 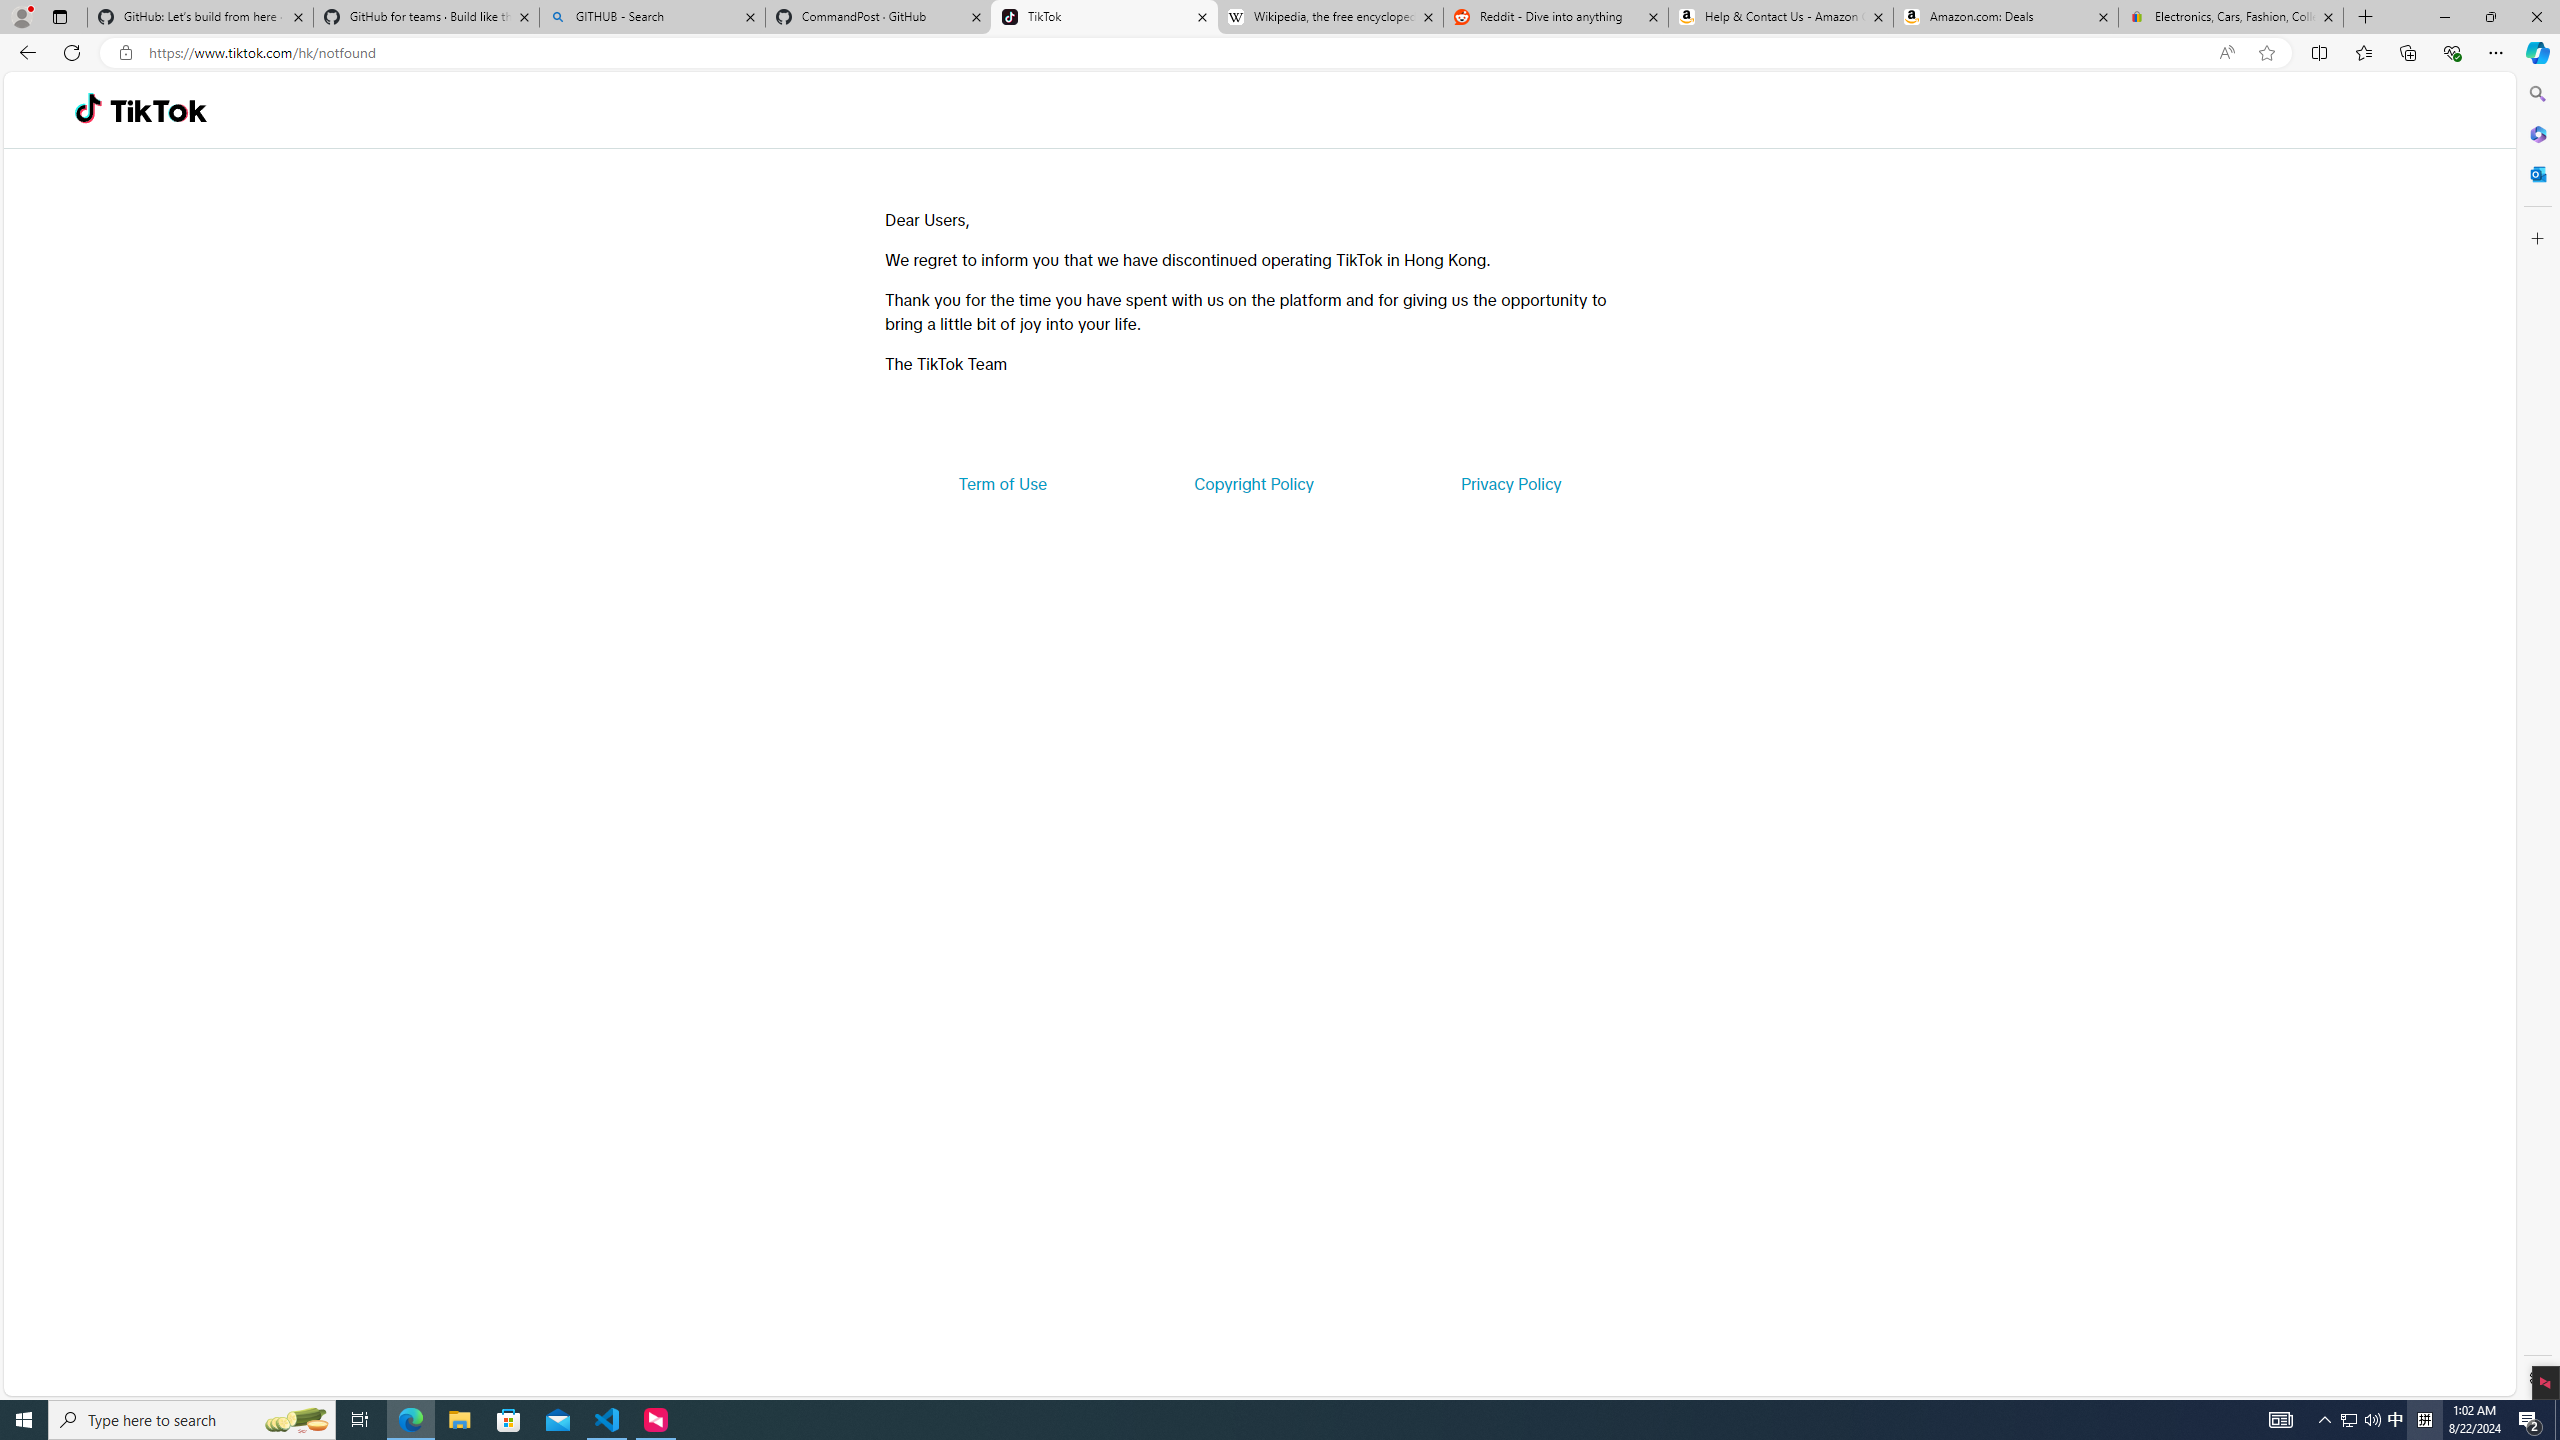 What do you see at coordinates (1509, 482) in the screenshot?
I see `'Privacy Policy'` at bounding box center [1509, 482].